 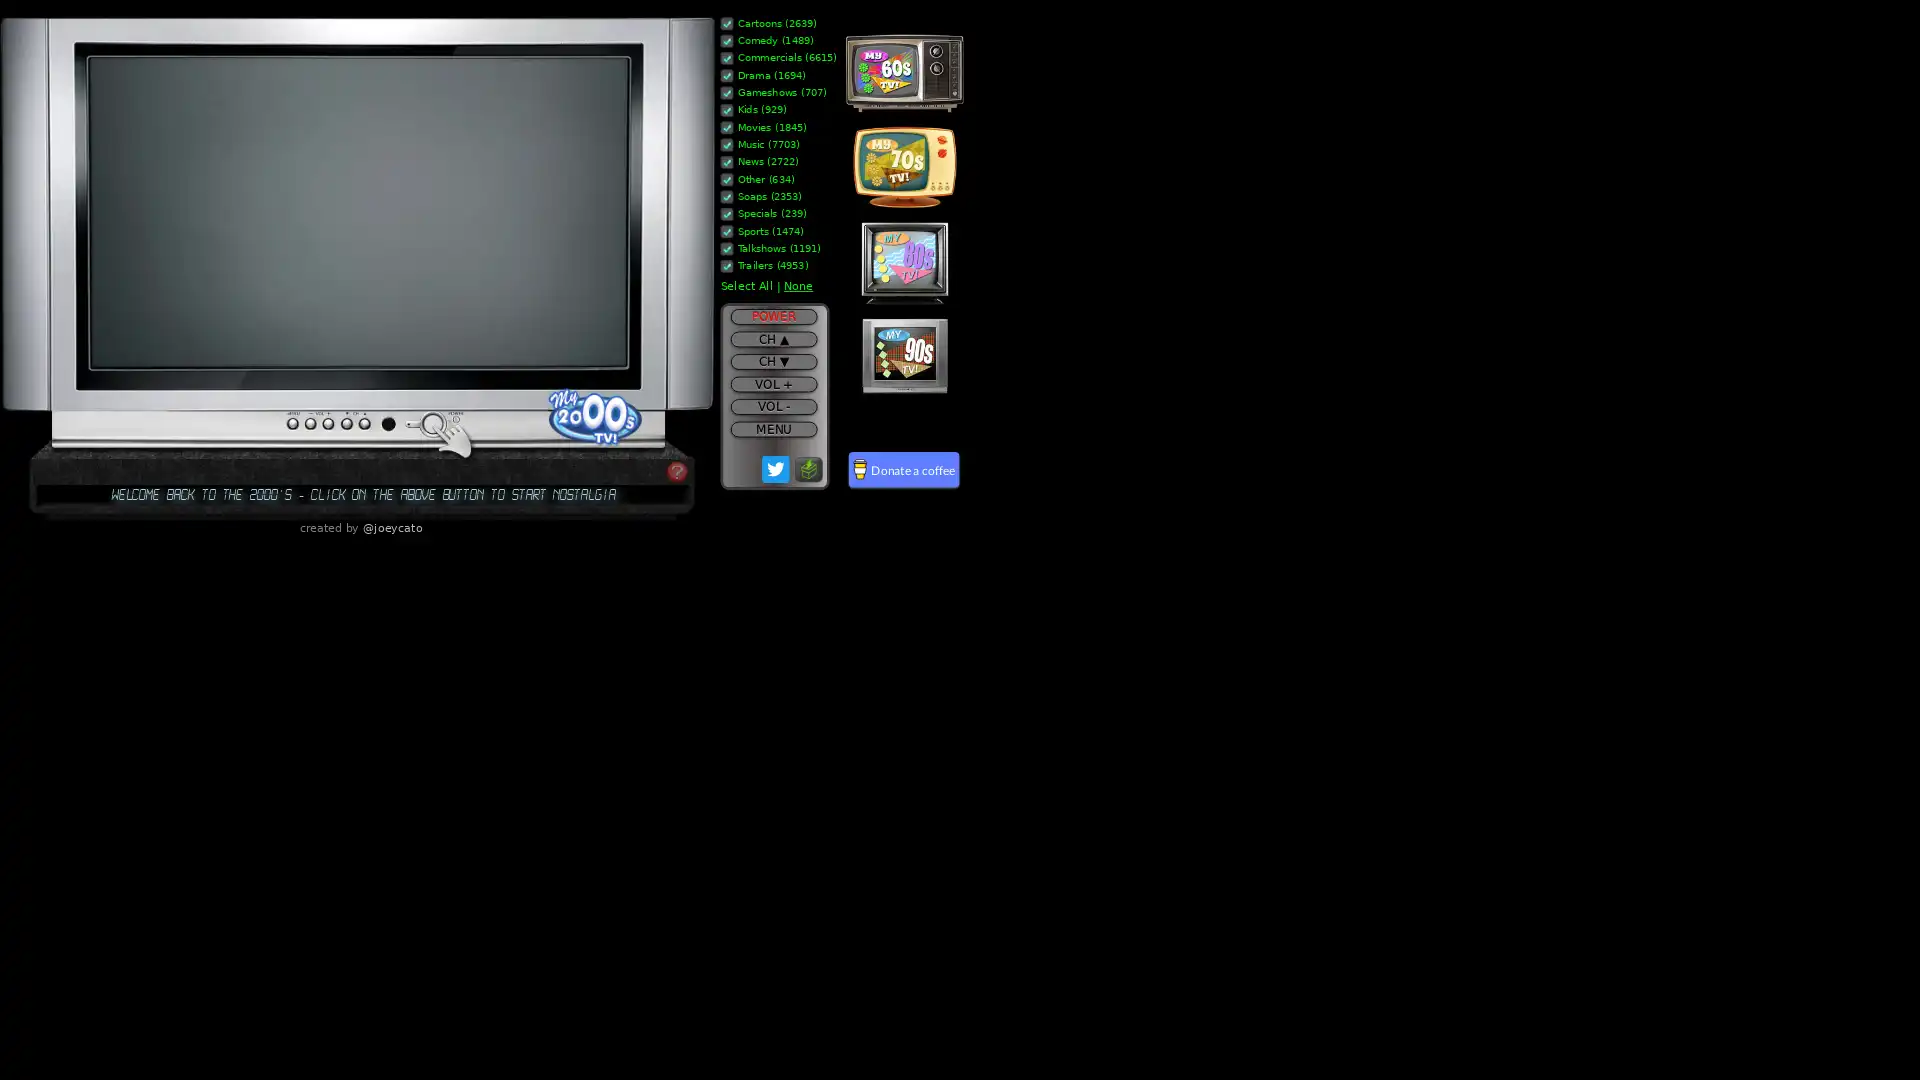 What do you see at coordinates (772, 315) in the screenshot?
I see `POWER` at bounding box center [772, 315].